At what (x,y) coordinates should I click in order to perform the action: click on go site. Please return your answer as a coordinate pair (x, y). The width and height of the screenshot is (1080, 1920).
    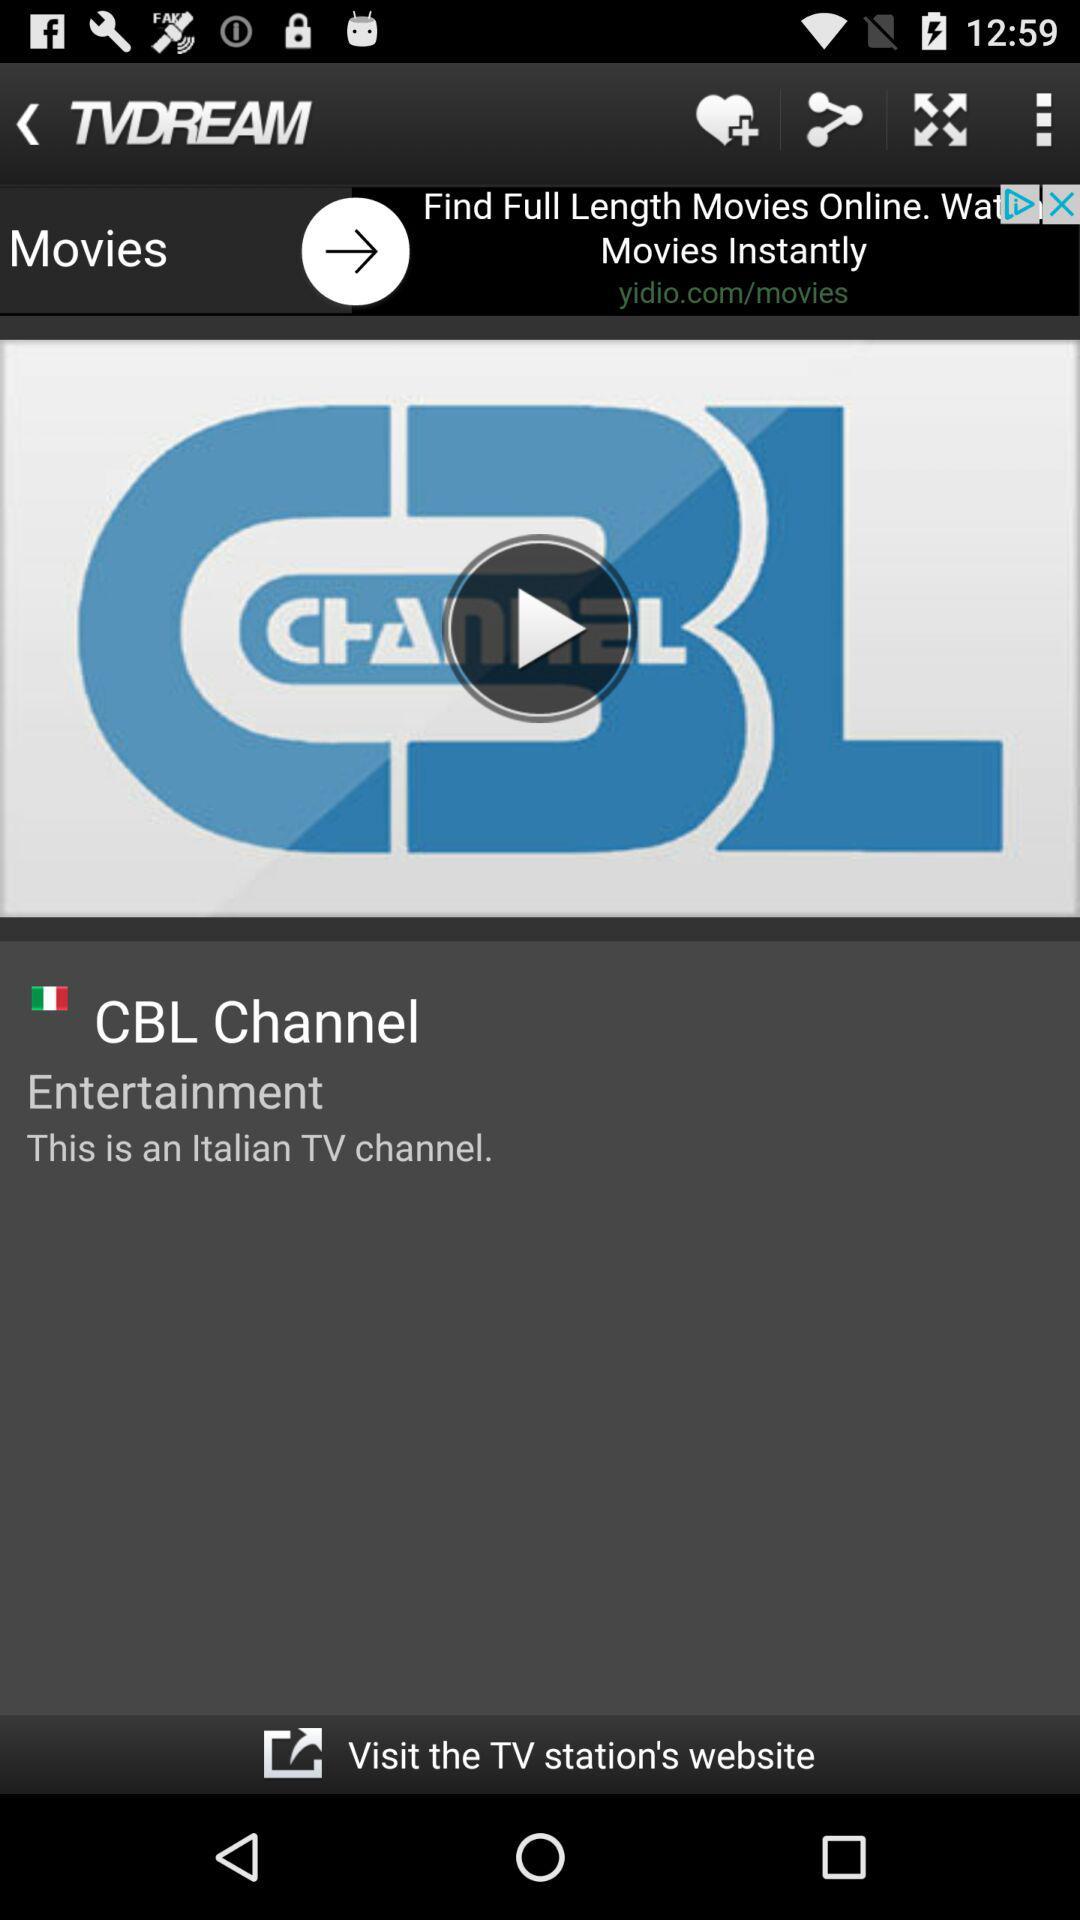
    Looking at the image, I should click on (292, 1753).